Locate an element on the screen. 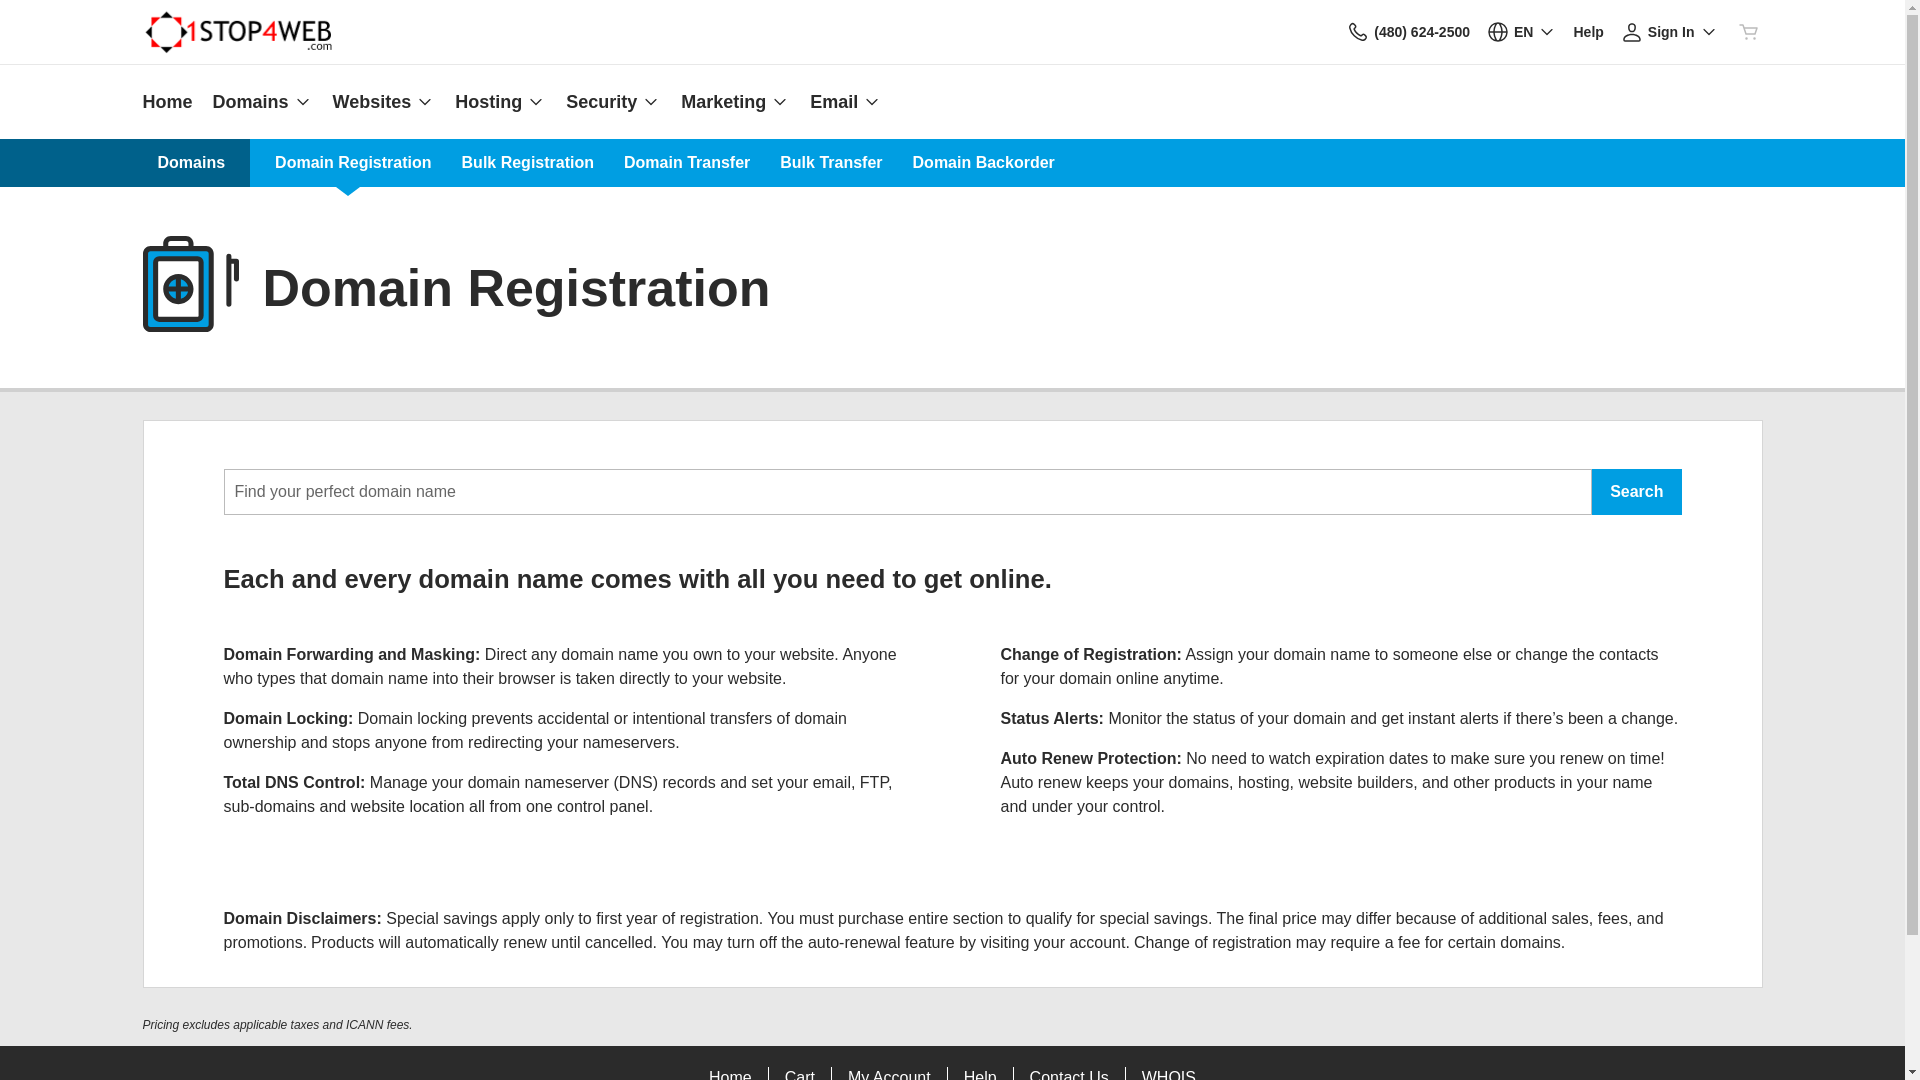 The image size is (1920, 1080). 'Websites' is located at coordinates (322, 101).